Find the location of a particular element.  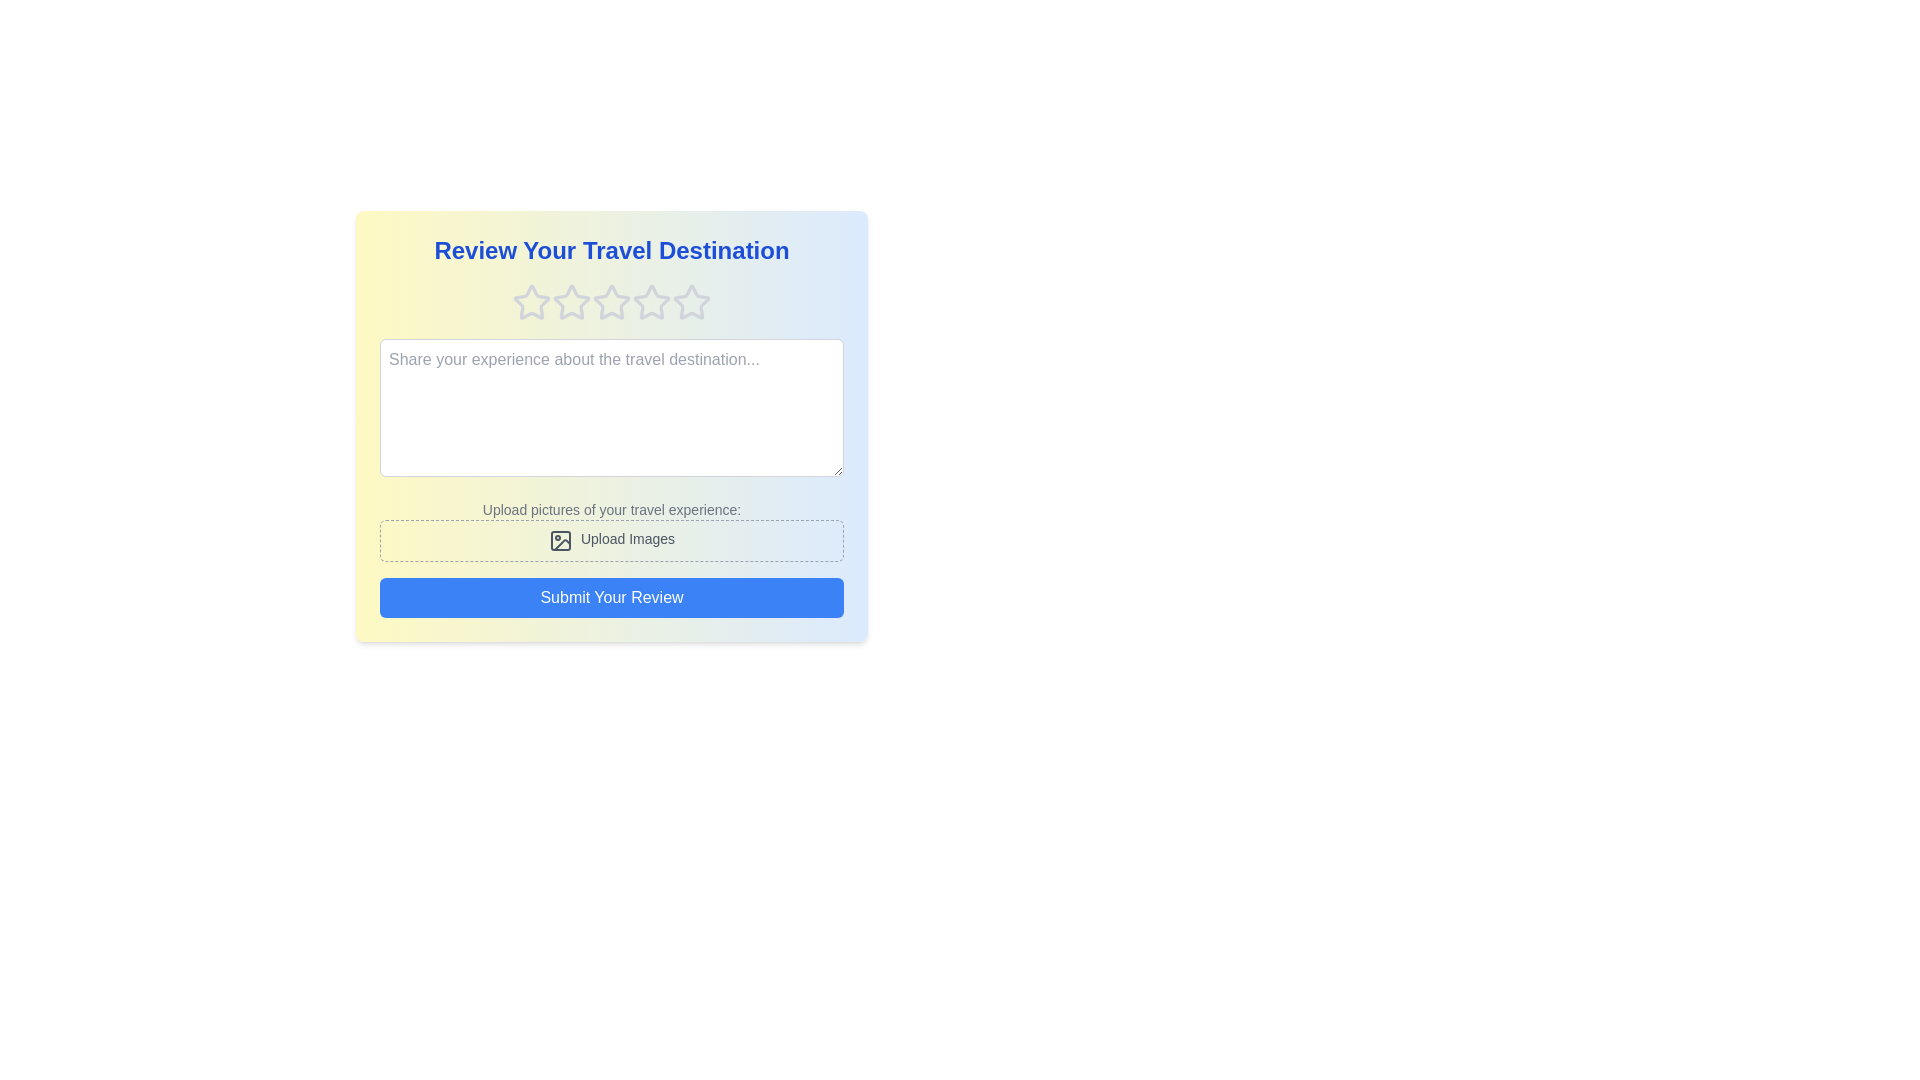

the star corresponding to the rating 3 is located at coordinates (610, 303).